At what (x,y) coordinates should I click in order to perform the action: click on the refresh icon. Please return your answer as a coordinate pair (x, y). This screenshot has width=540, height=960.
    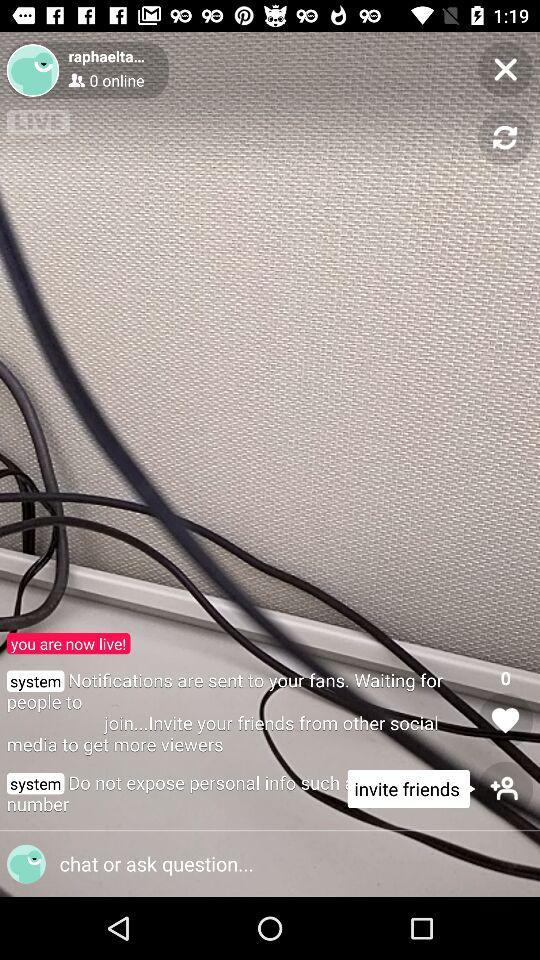
    Looking at the image, I should click on (504, 137).